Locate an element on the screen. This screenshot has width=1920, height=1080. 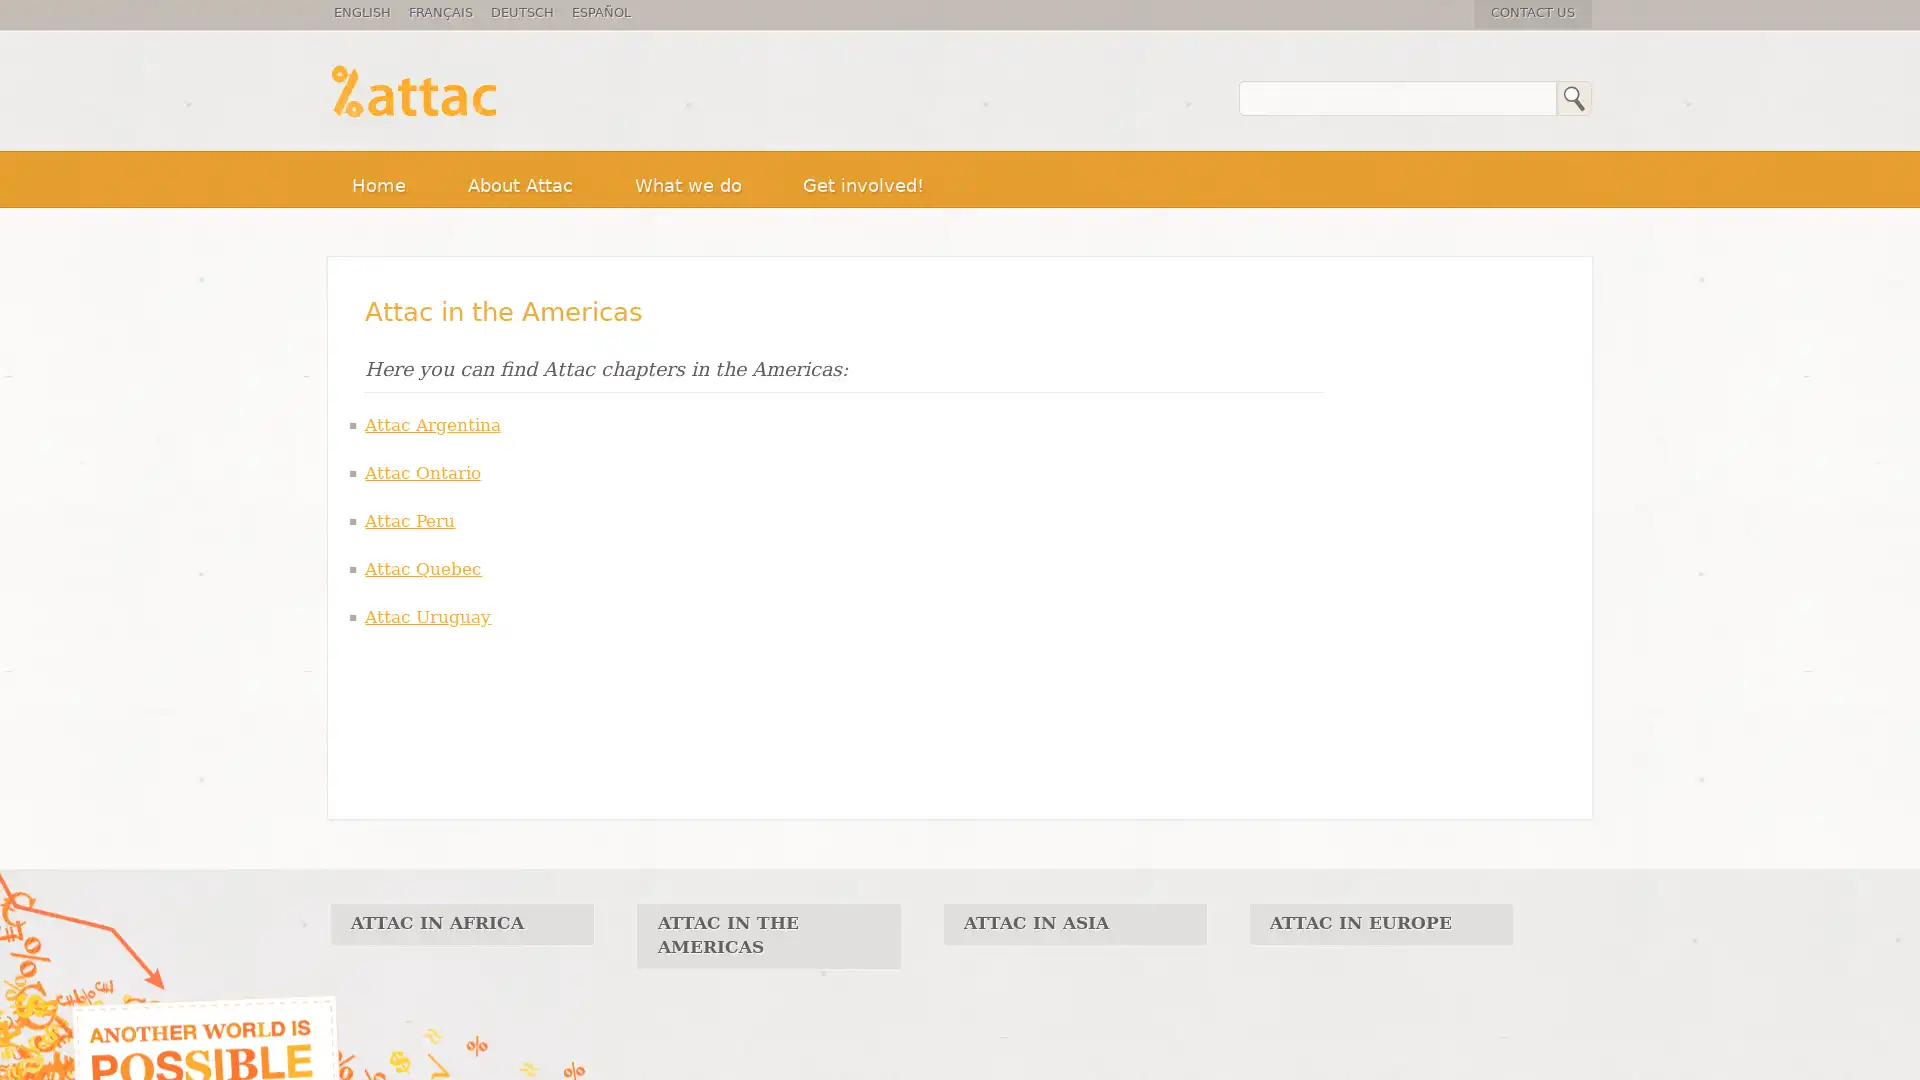
Search is located at coordinates (1573, 98).